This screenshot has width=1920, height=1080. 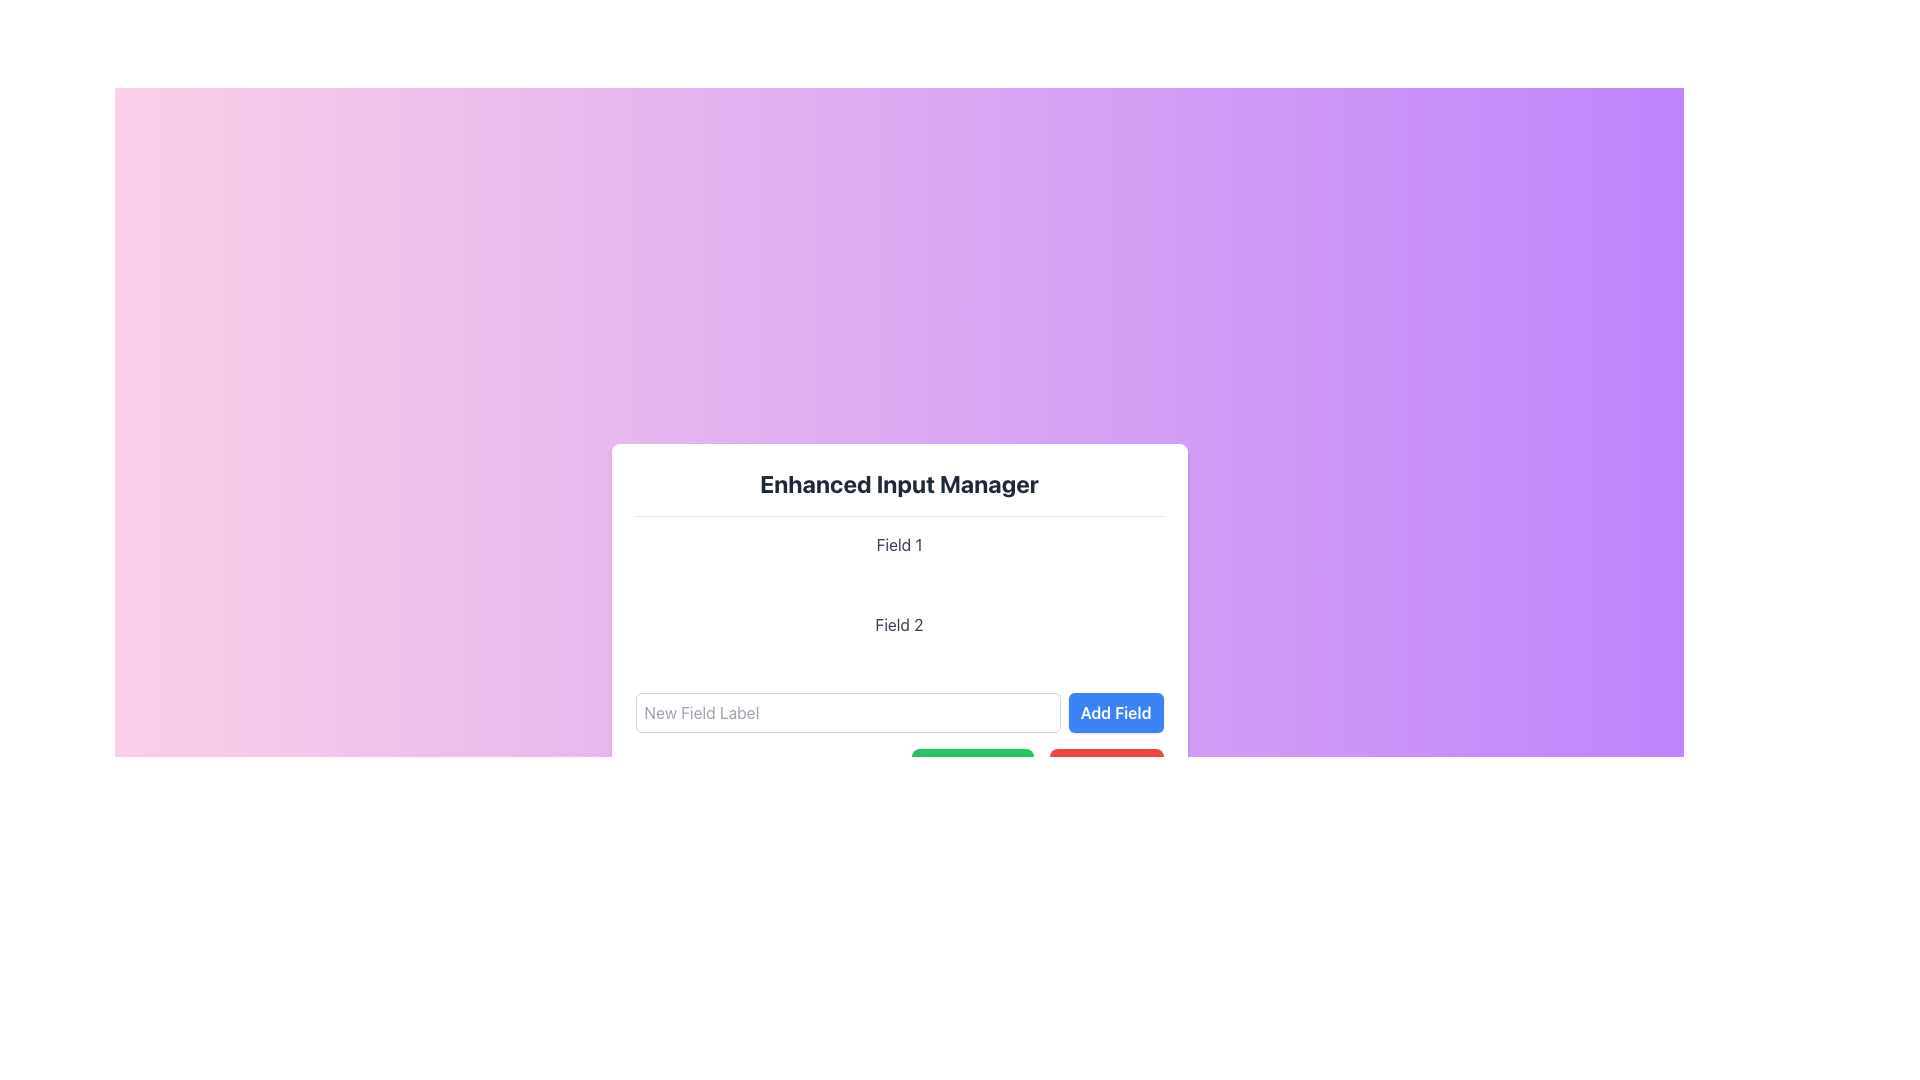 I want to click on the 'Add Field' button for keyboard navigation, so click(x=1115, y=711).